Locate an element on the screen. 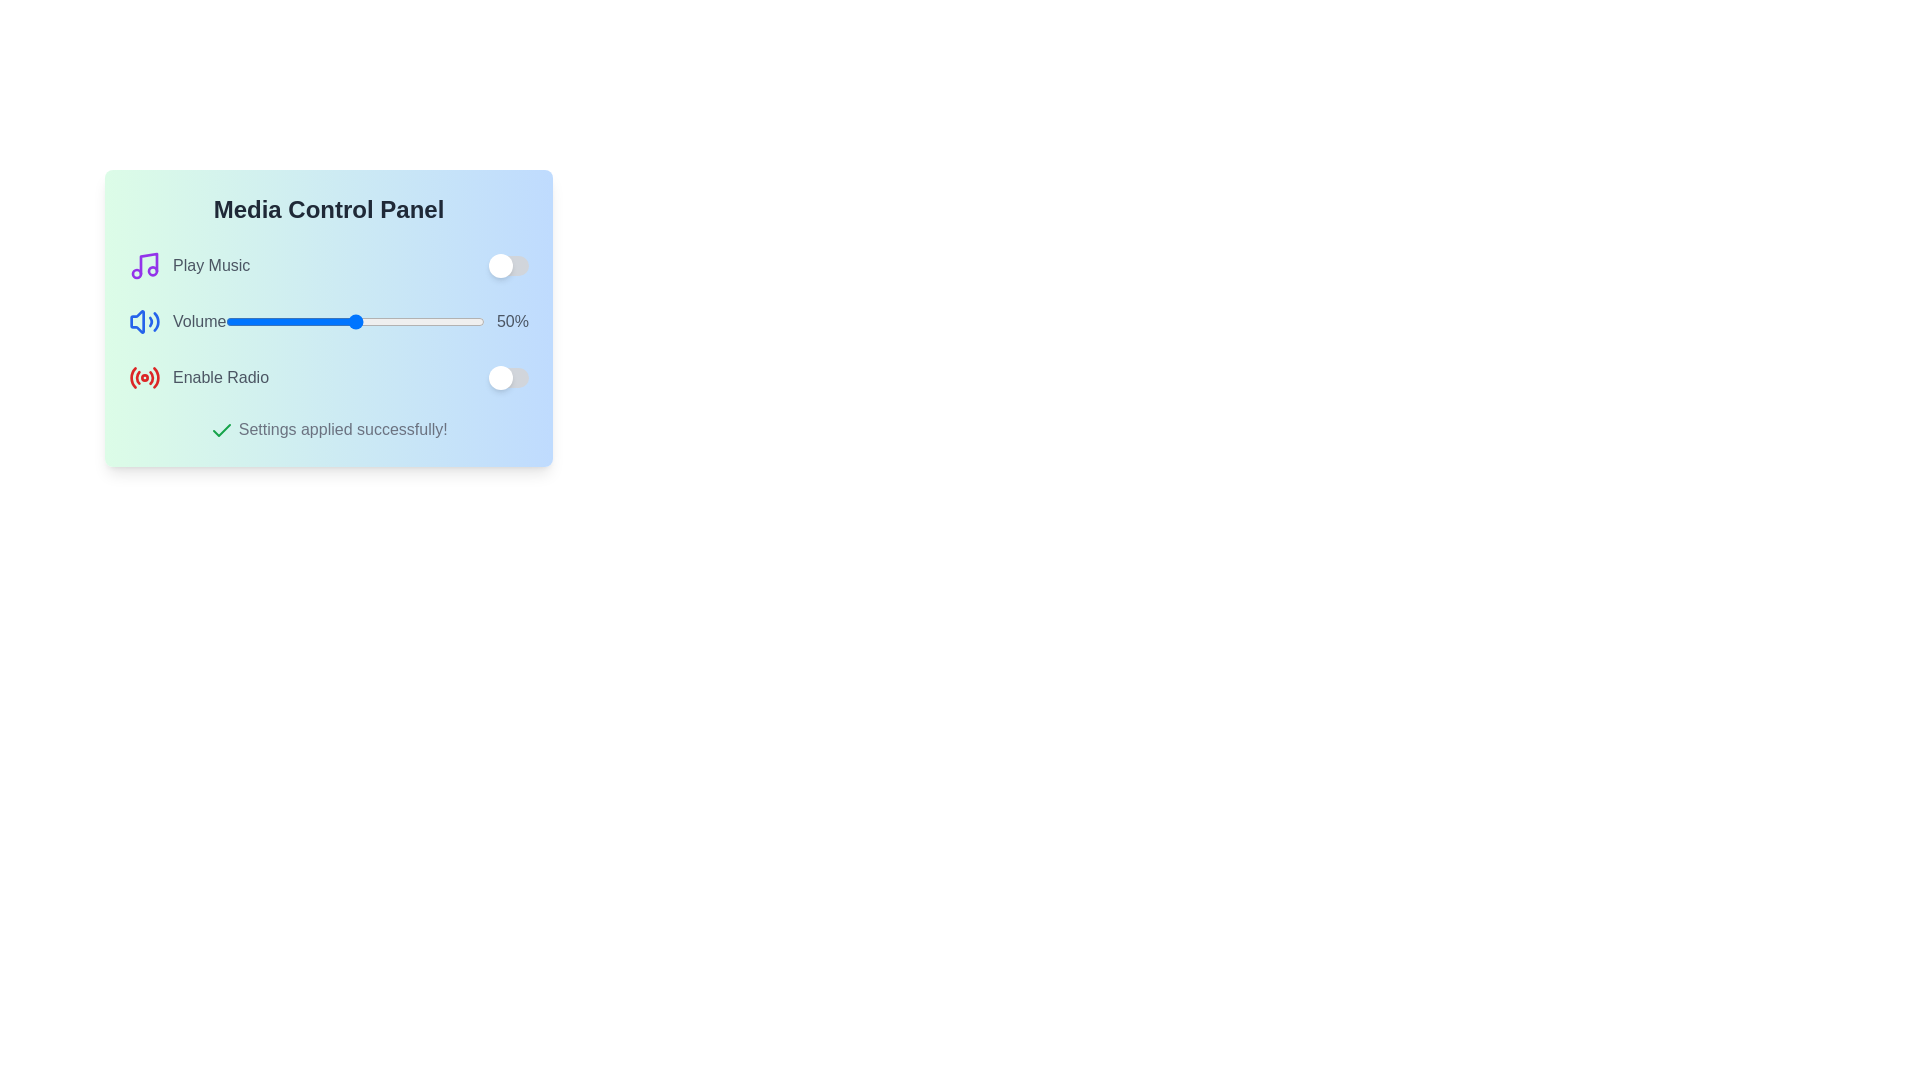 Image resolution: width=1920 pixels, height=1080 pixels. the text element displaying '50%' in gray color, located to the right of the volume slider within the volume control section is located at coordinates (513, 320).